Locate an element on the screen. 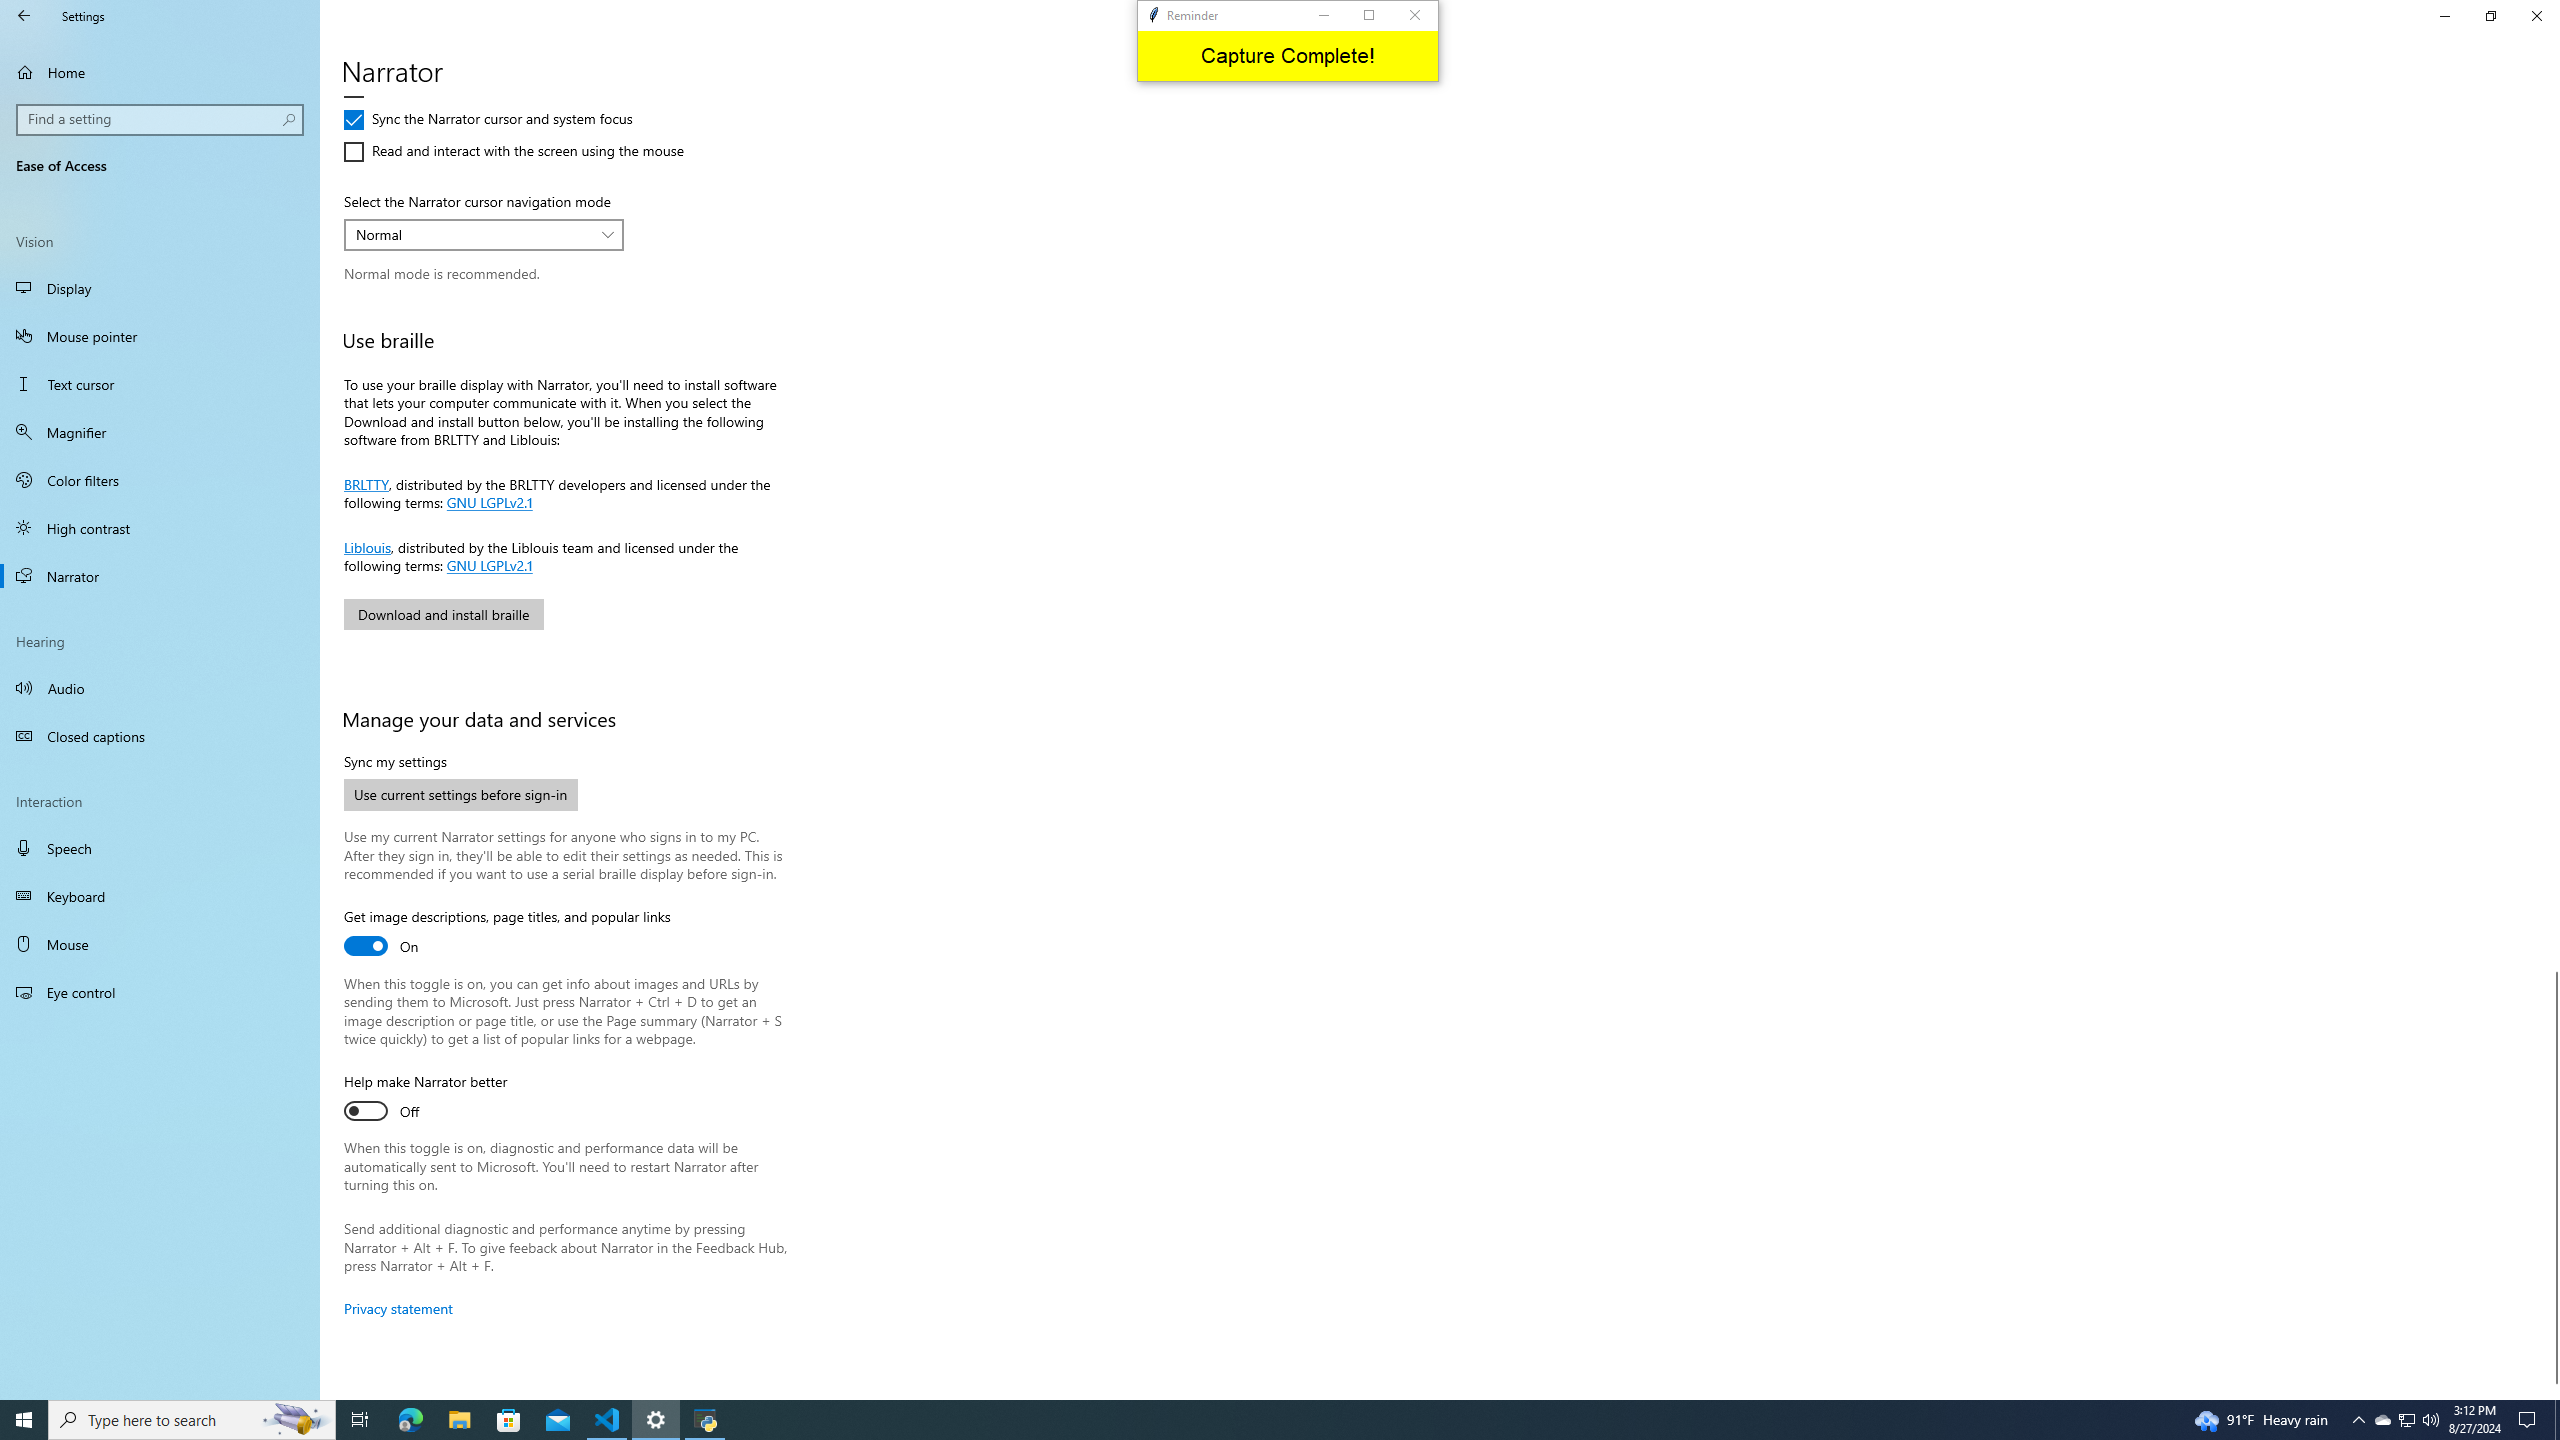  'Audio' is located at coordinates (159, 686).